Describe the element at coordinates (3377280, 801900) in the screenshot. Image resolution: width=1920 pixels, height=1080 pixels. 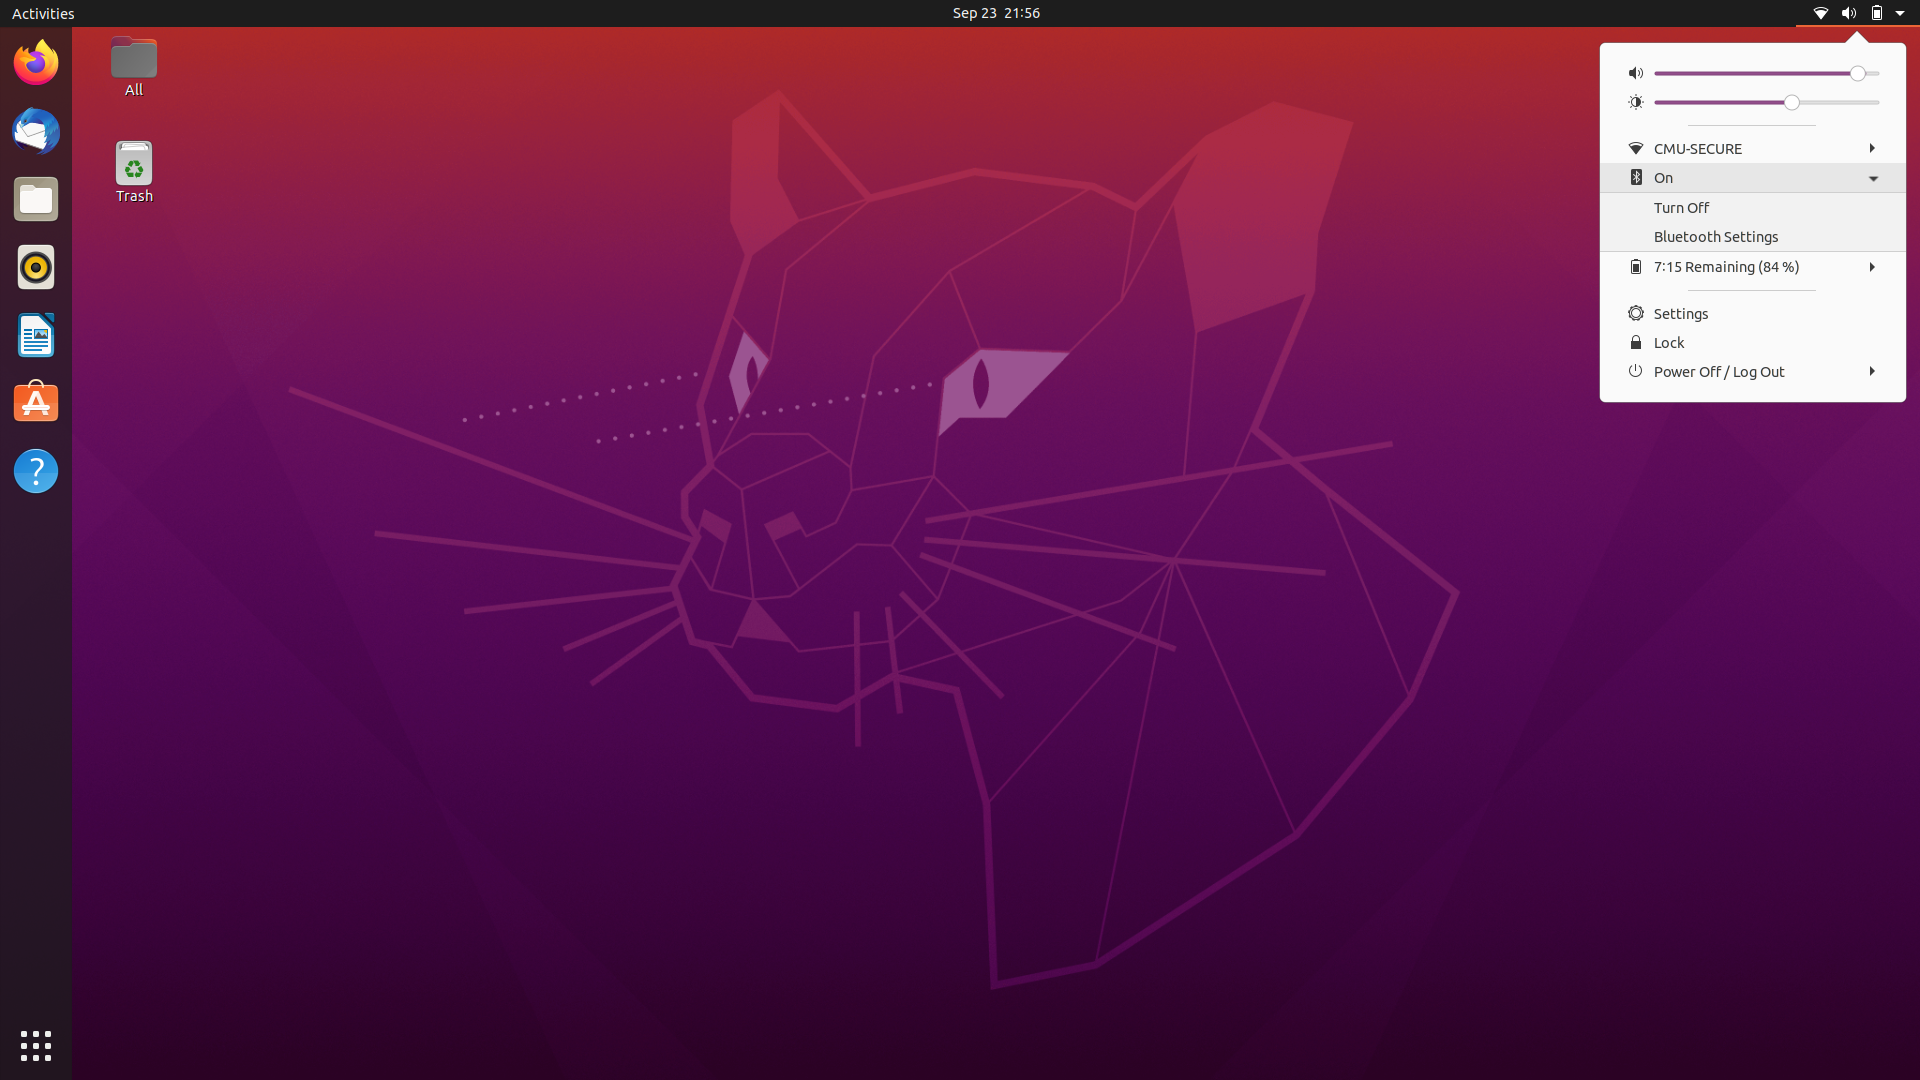
I see `Perform a right-click function on the desktop screen to open menu` at that location.